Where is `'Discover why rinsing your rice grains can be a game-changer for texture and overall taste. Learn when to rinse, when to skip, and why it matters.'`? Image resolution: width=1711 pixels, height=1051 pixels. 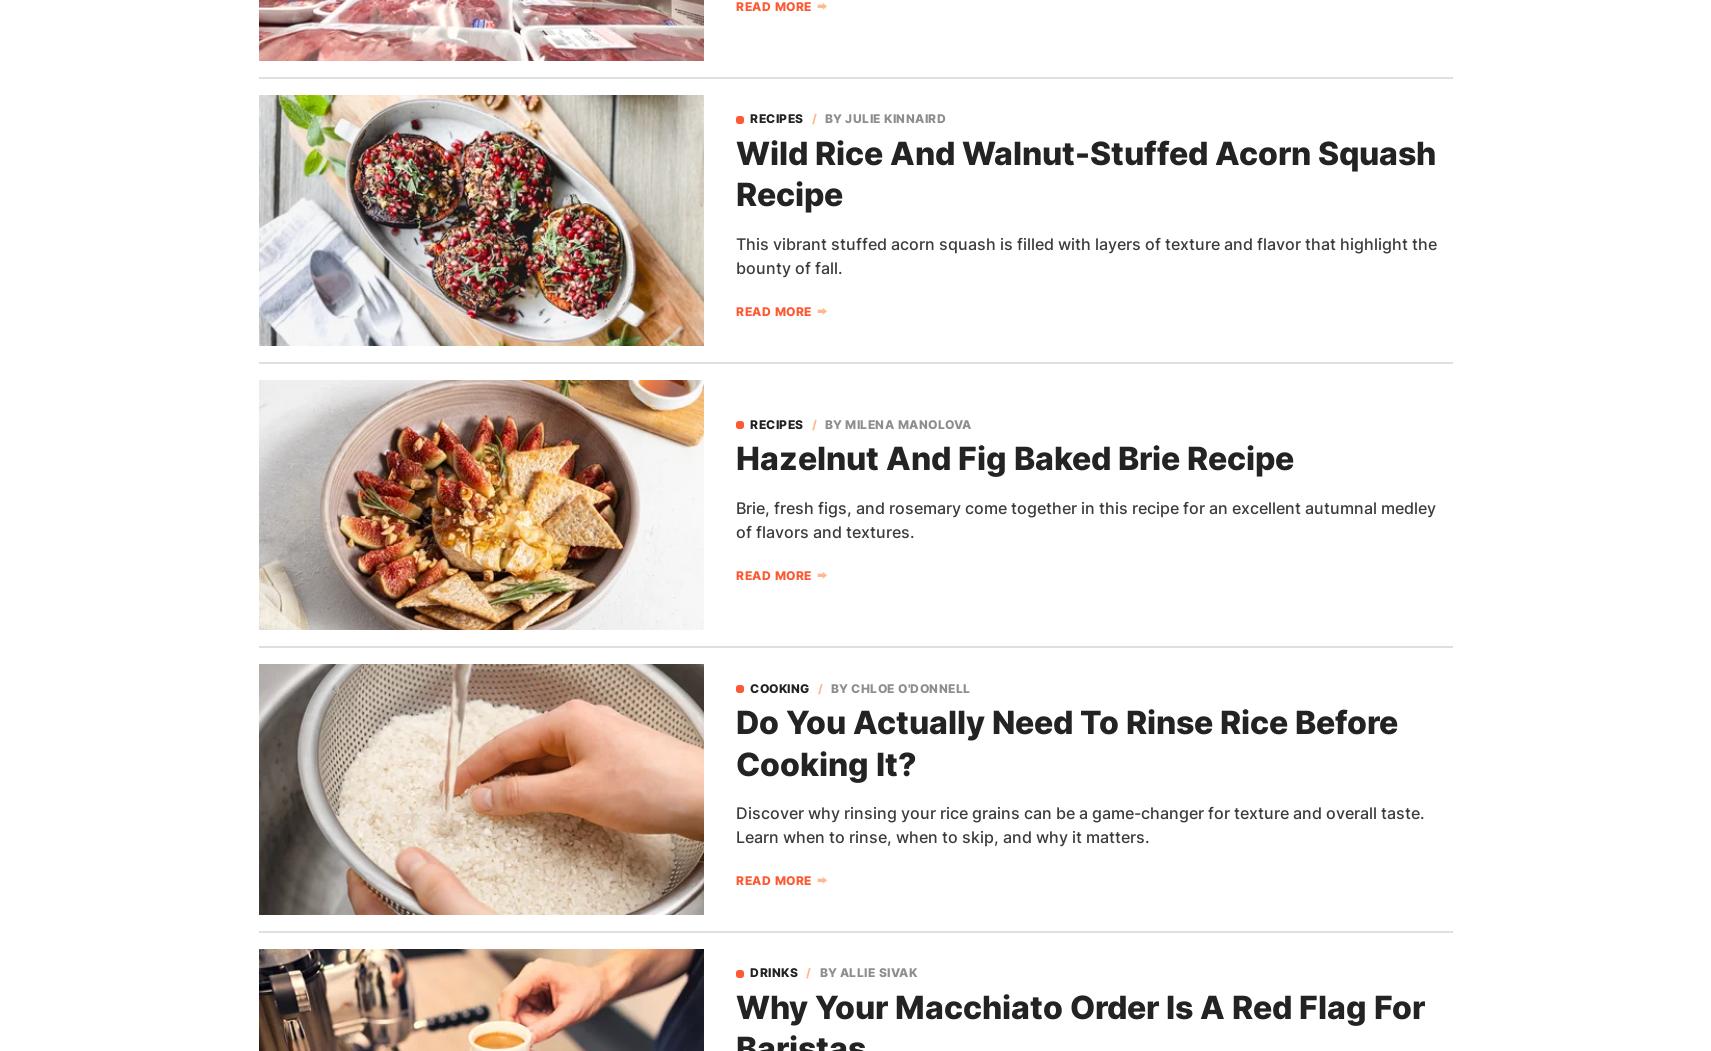 'Discover why rinsing your rice grains can be a game-changer for texture and overall taste. Learn when to rinse, when to skip, and why it matters.' is located at coordinates (1080, 825).